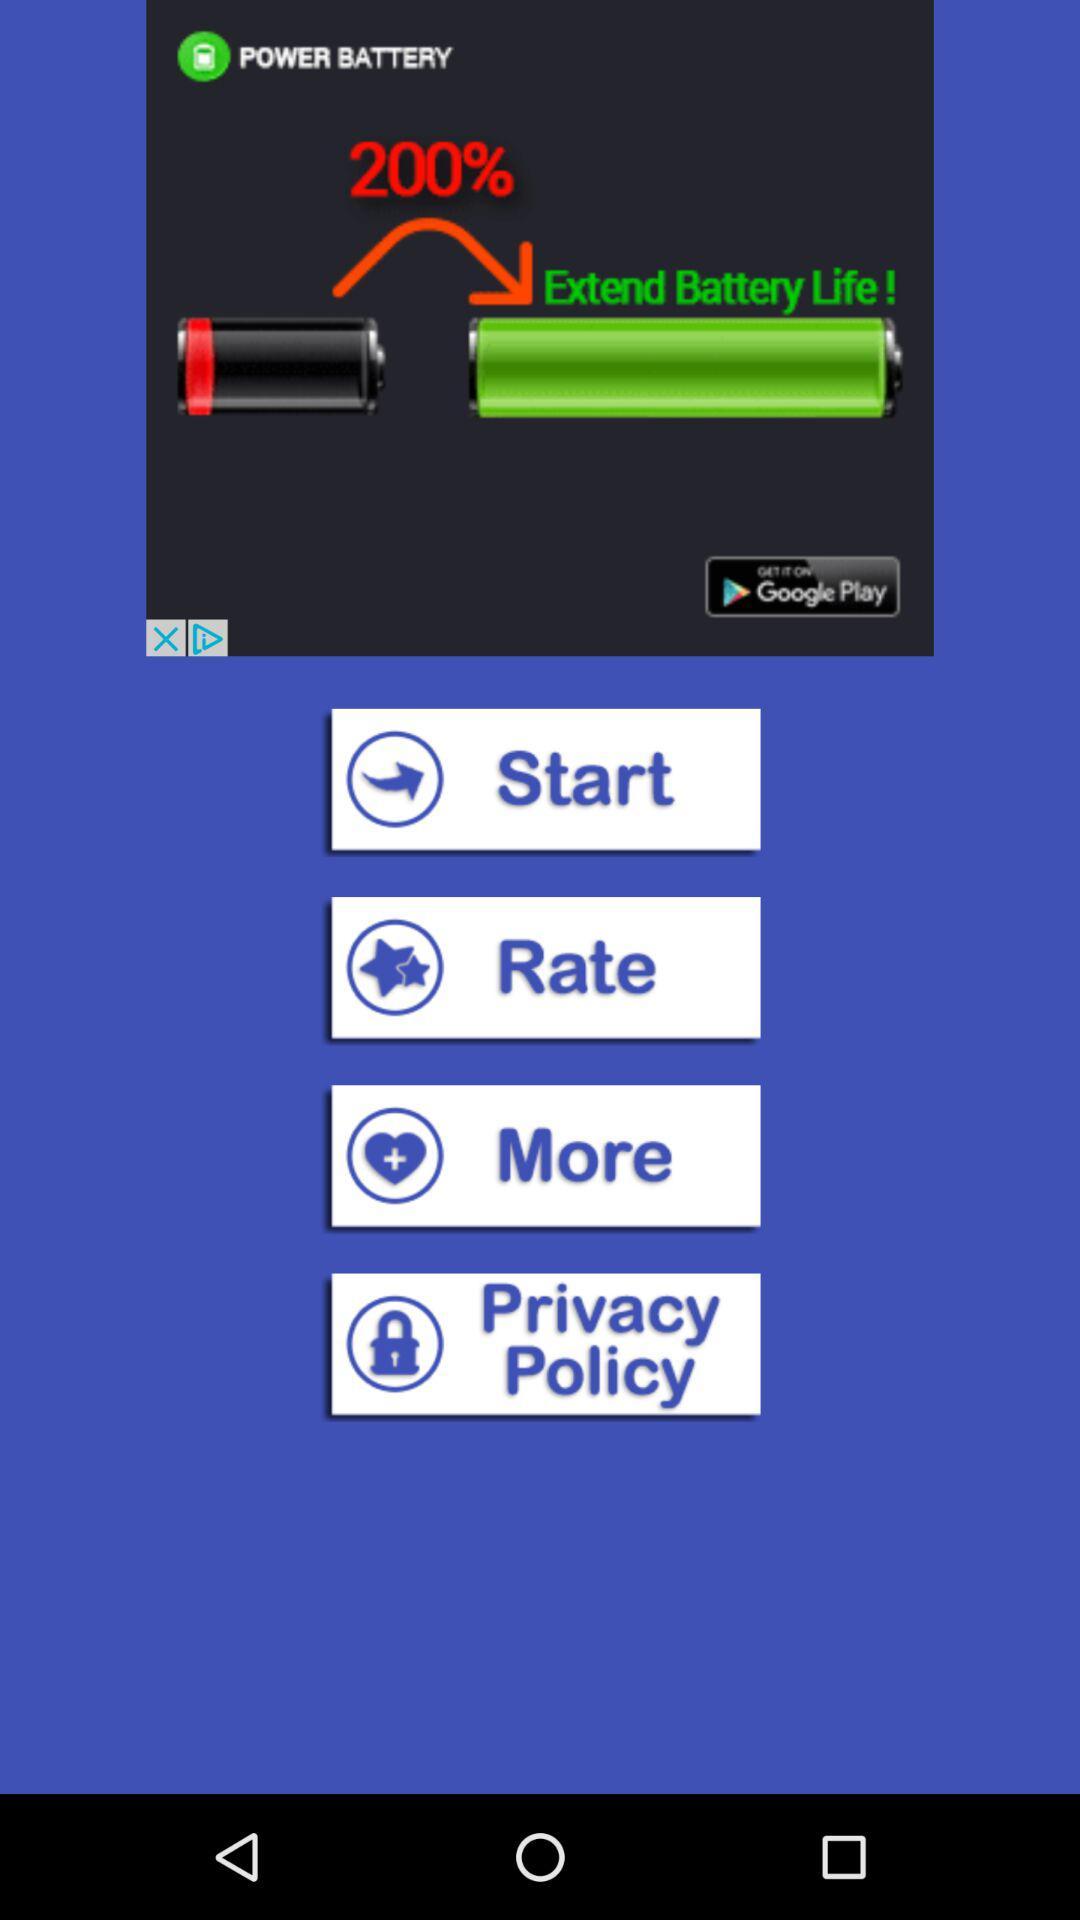  I want to click on more, so click(540, 1159).